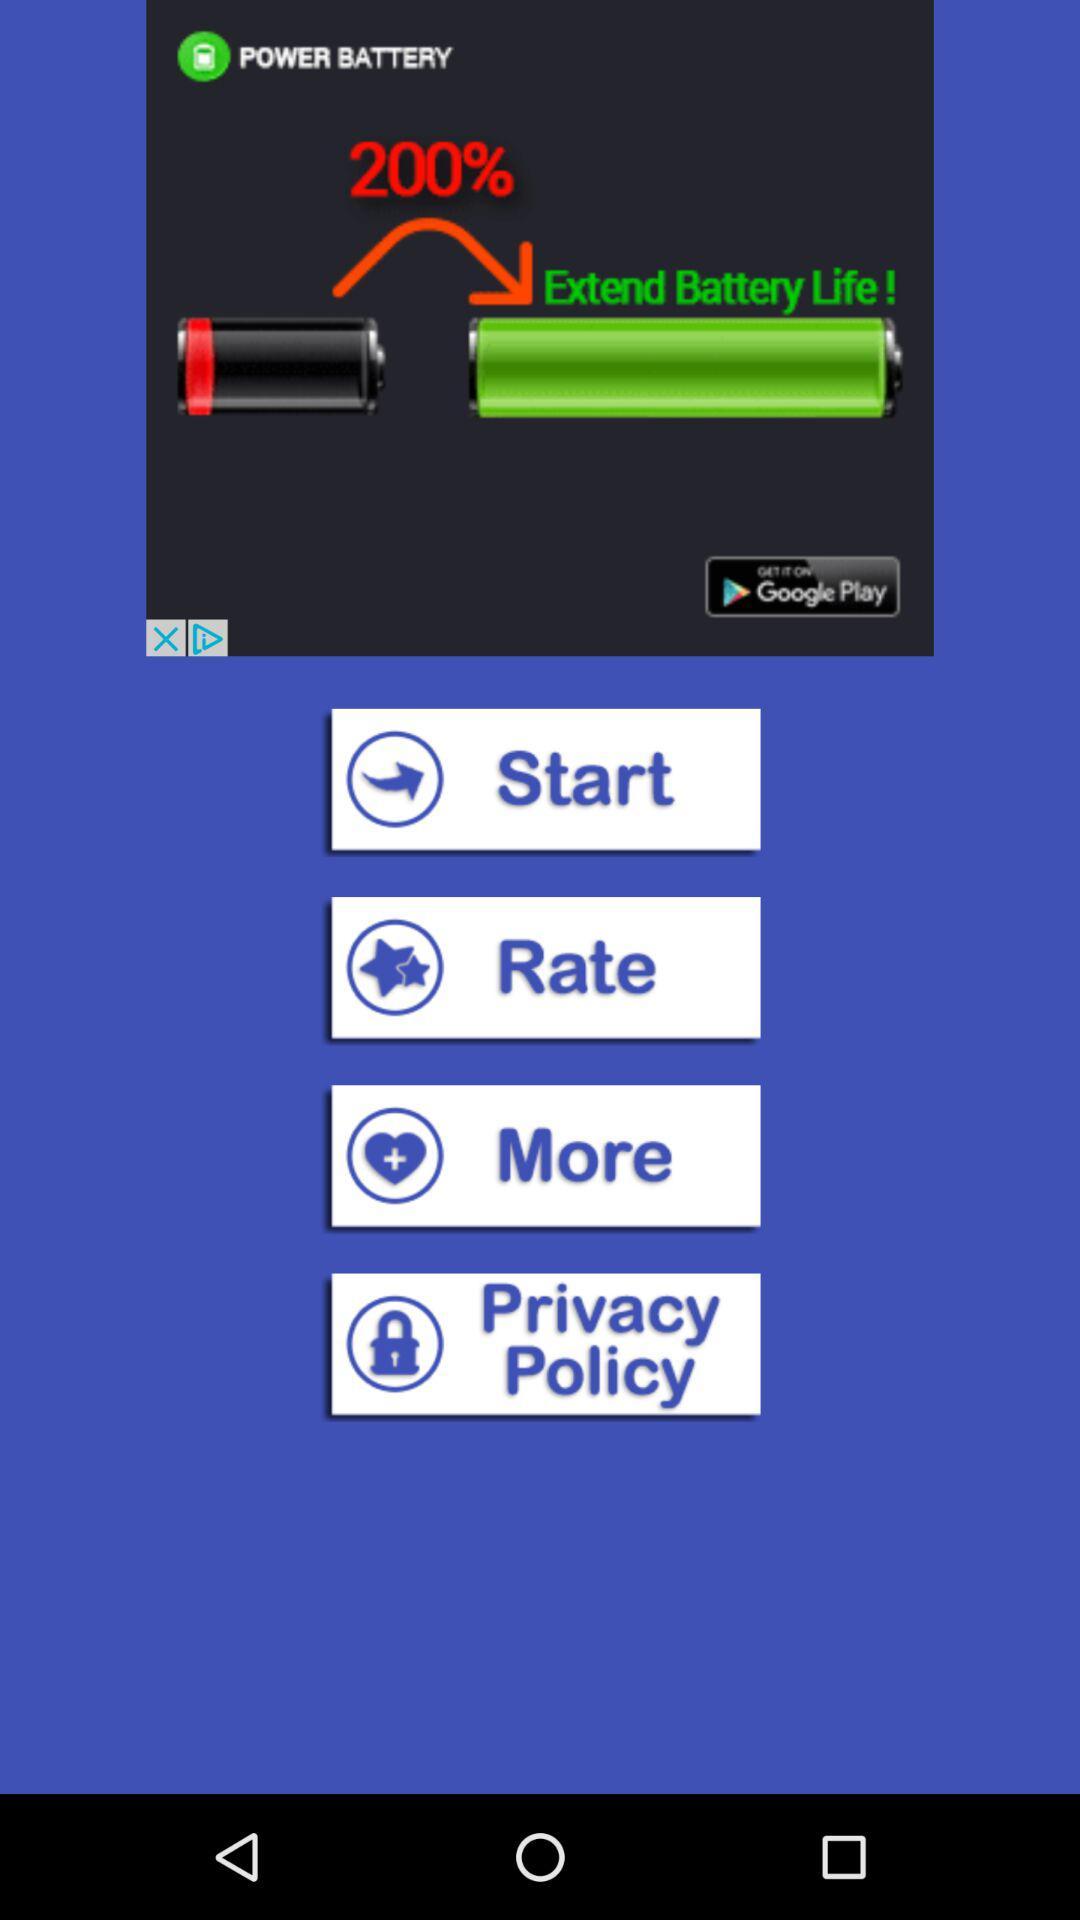  I want to click on more, so click(540, 1159).